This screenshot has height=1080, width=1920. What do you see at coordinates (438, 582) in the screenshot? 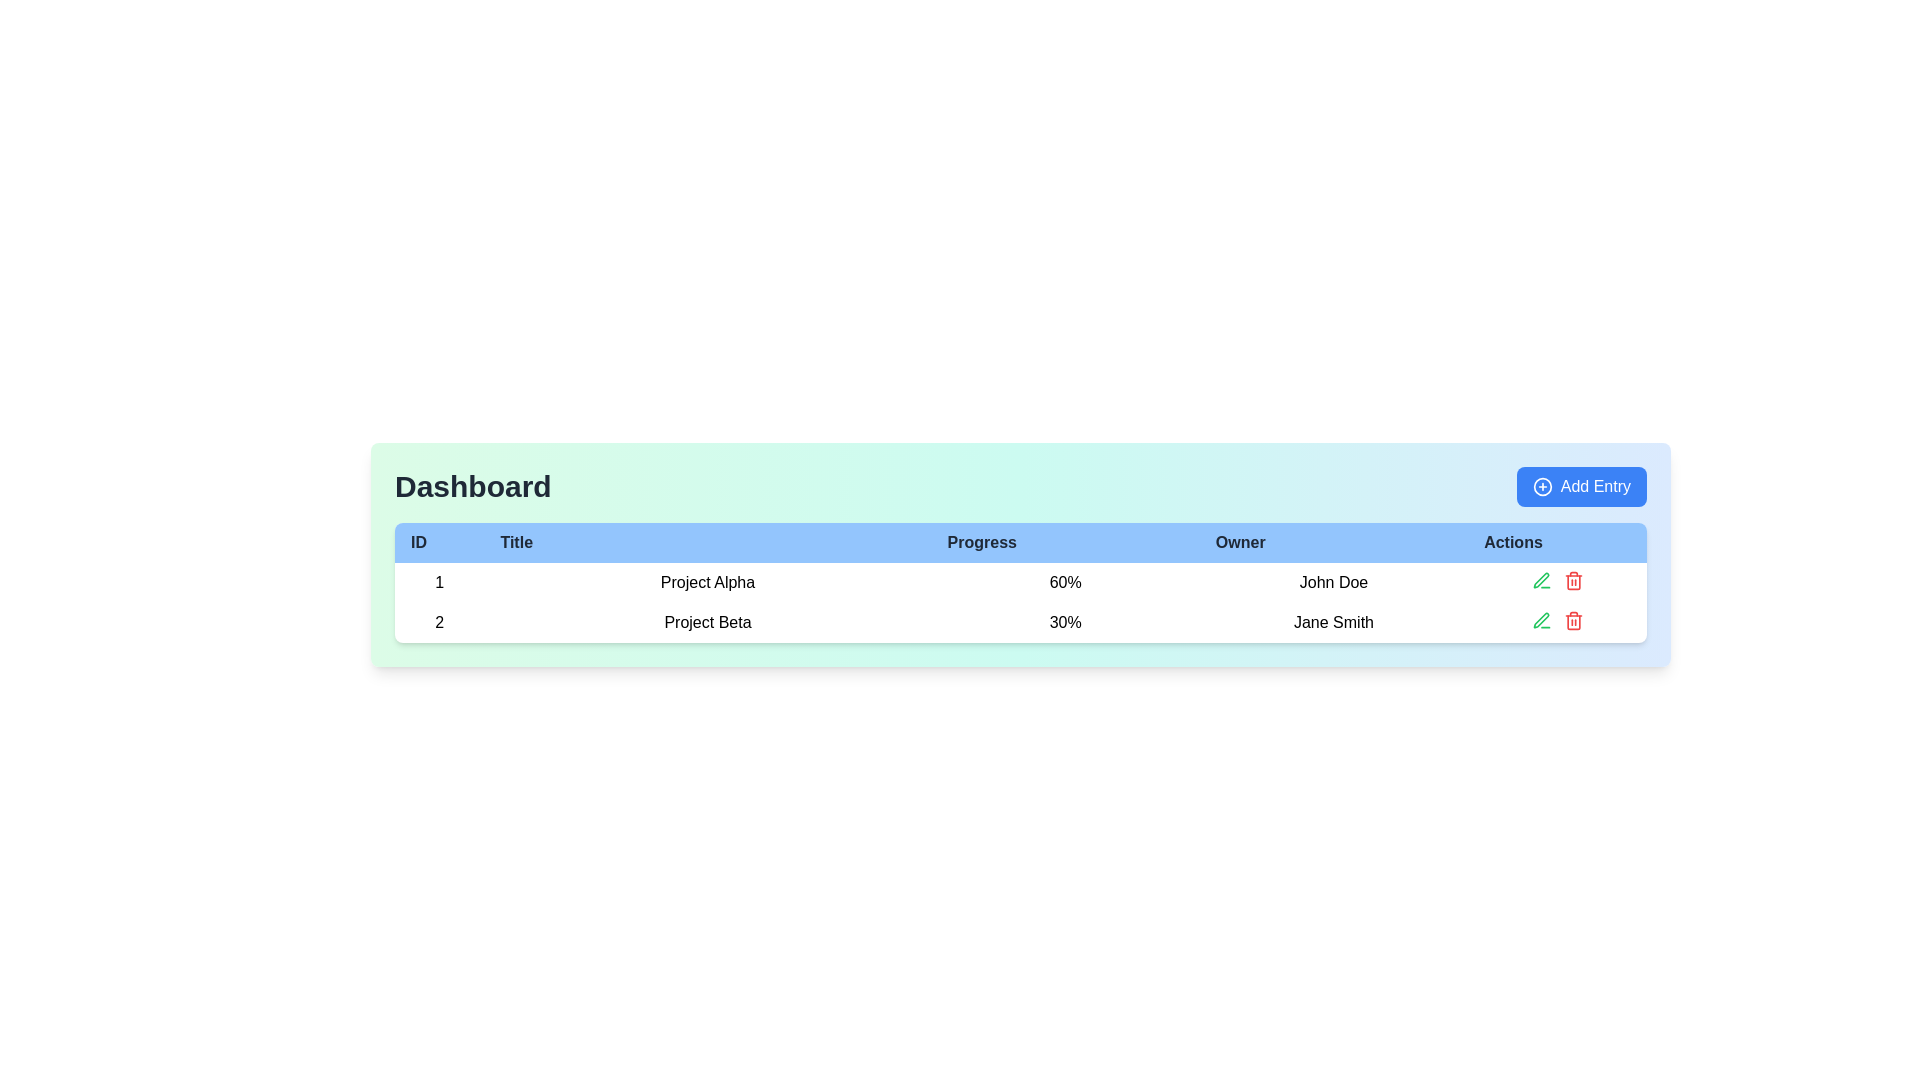
I see `the text label that identifies the first record in the table, located in the first row of the 'ID' column, directly above '2'` at bounding box center [438, 582].